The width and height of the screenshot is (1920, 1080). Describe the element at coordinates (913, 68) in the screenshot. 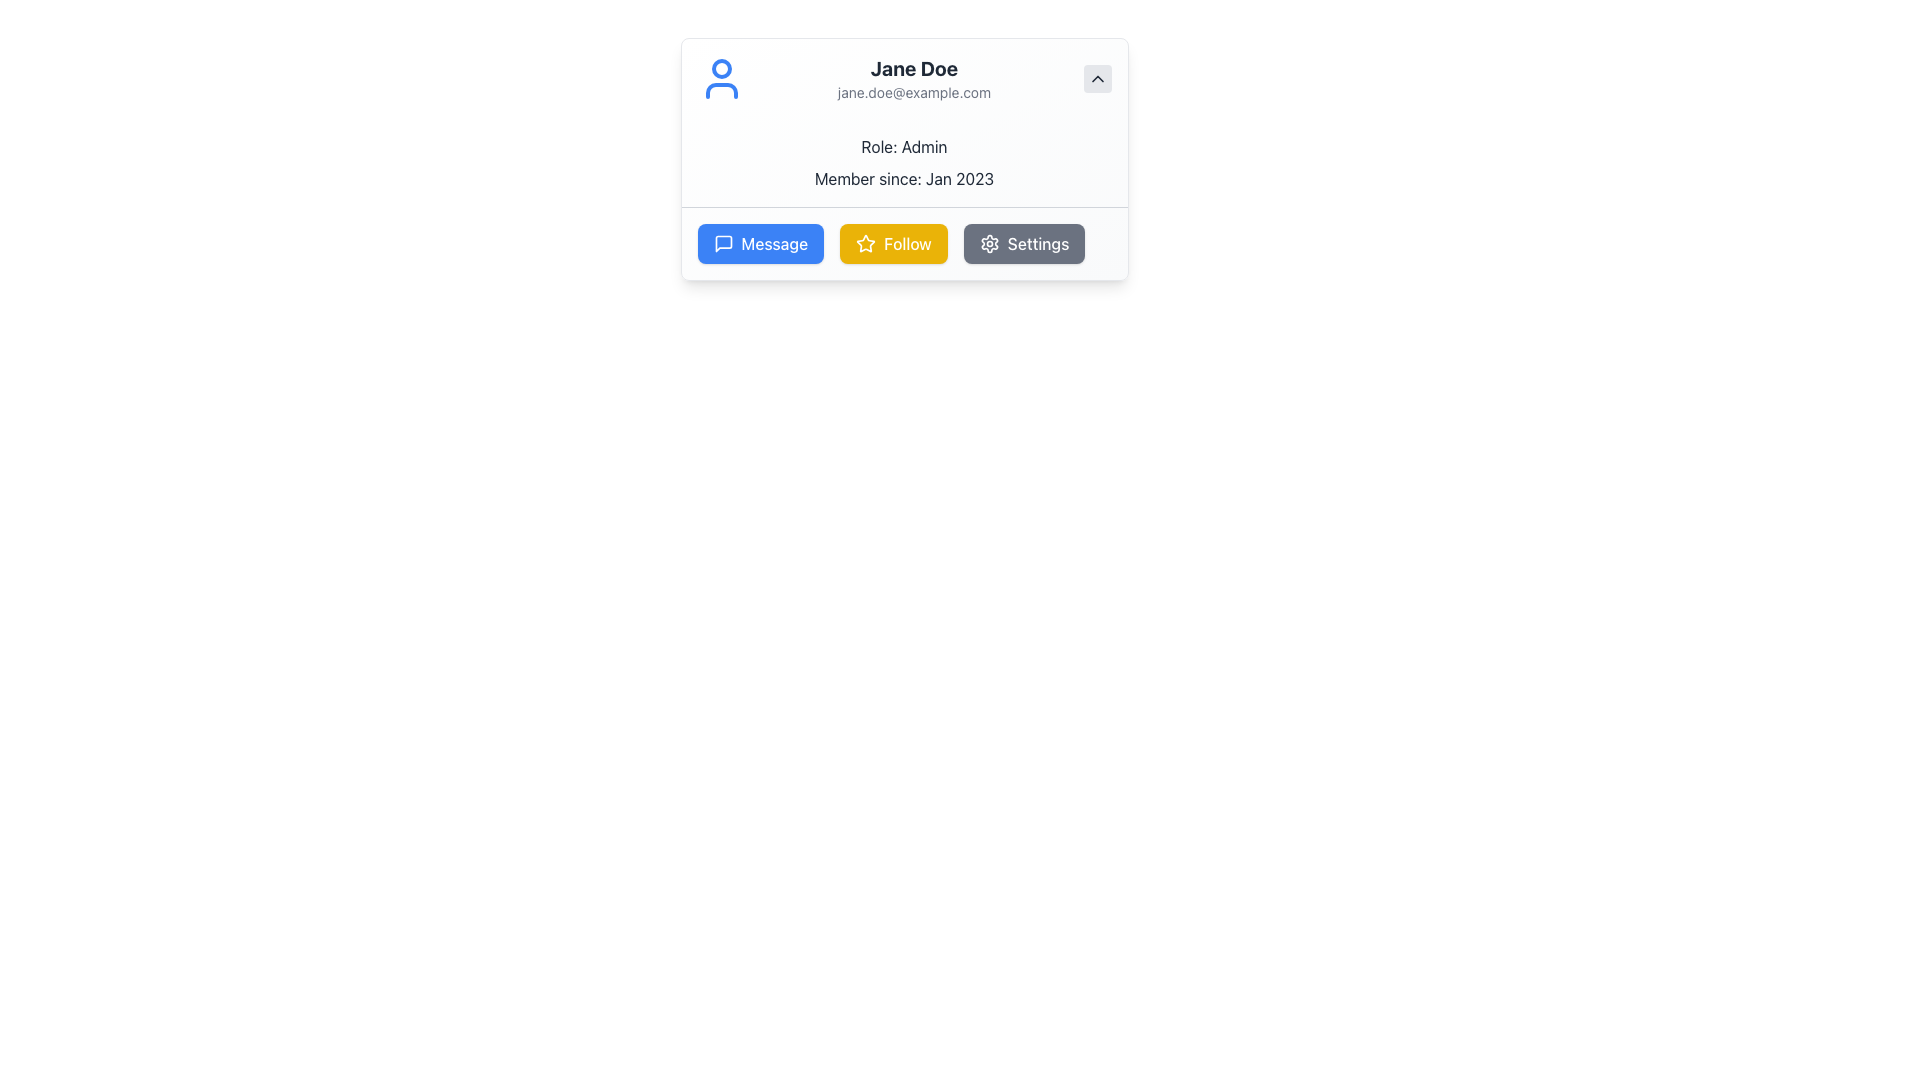

I see `the text label displaying 'Jane Doe' in bold and large font located at the top center of the card` at that location.